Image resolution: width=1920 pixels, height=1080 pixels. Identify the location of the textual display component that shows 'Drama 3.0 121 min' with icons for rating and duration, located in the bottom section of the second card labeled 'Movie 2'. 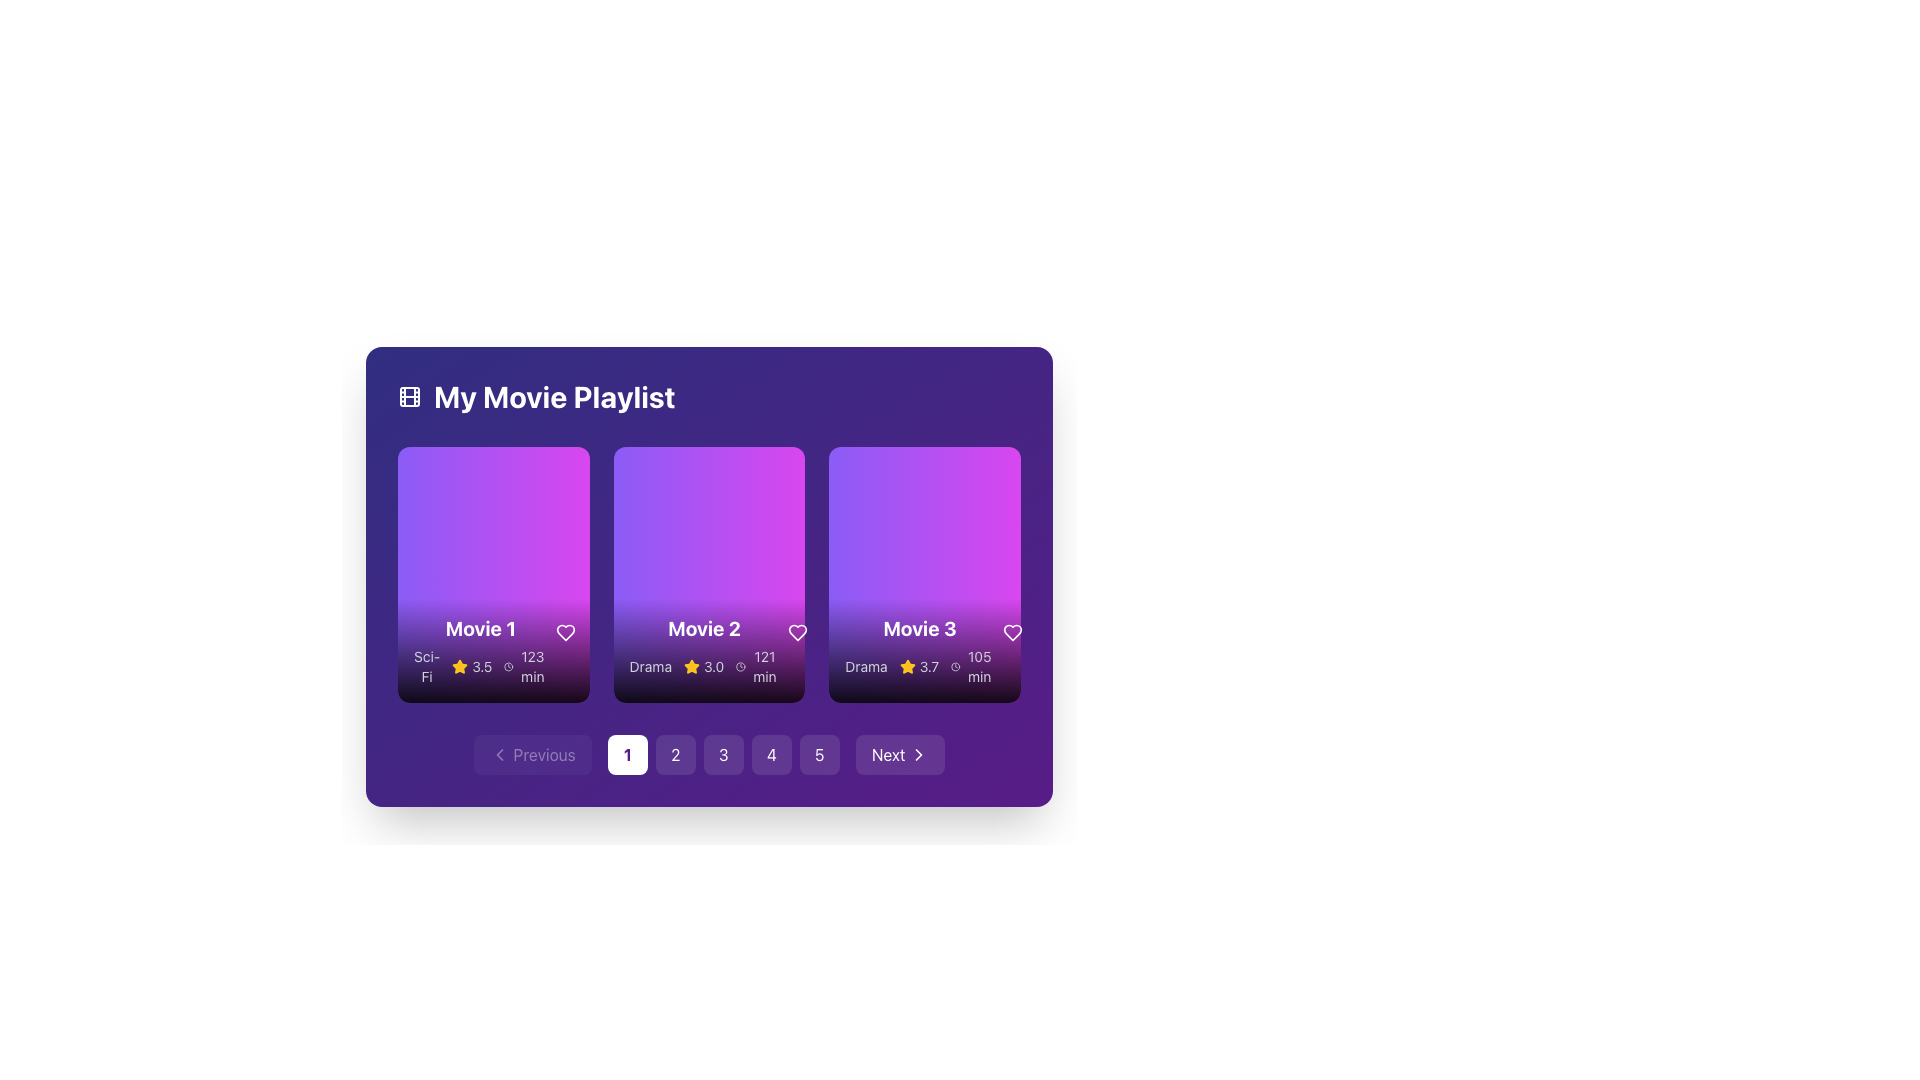
(709, 651).